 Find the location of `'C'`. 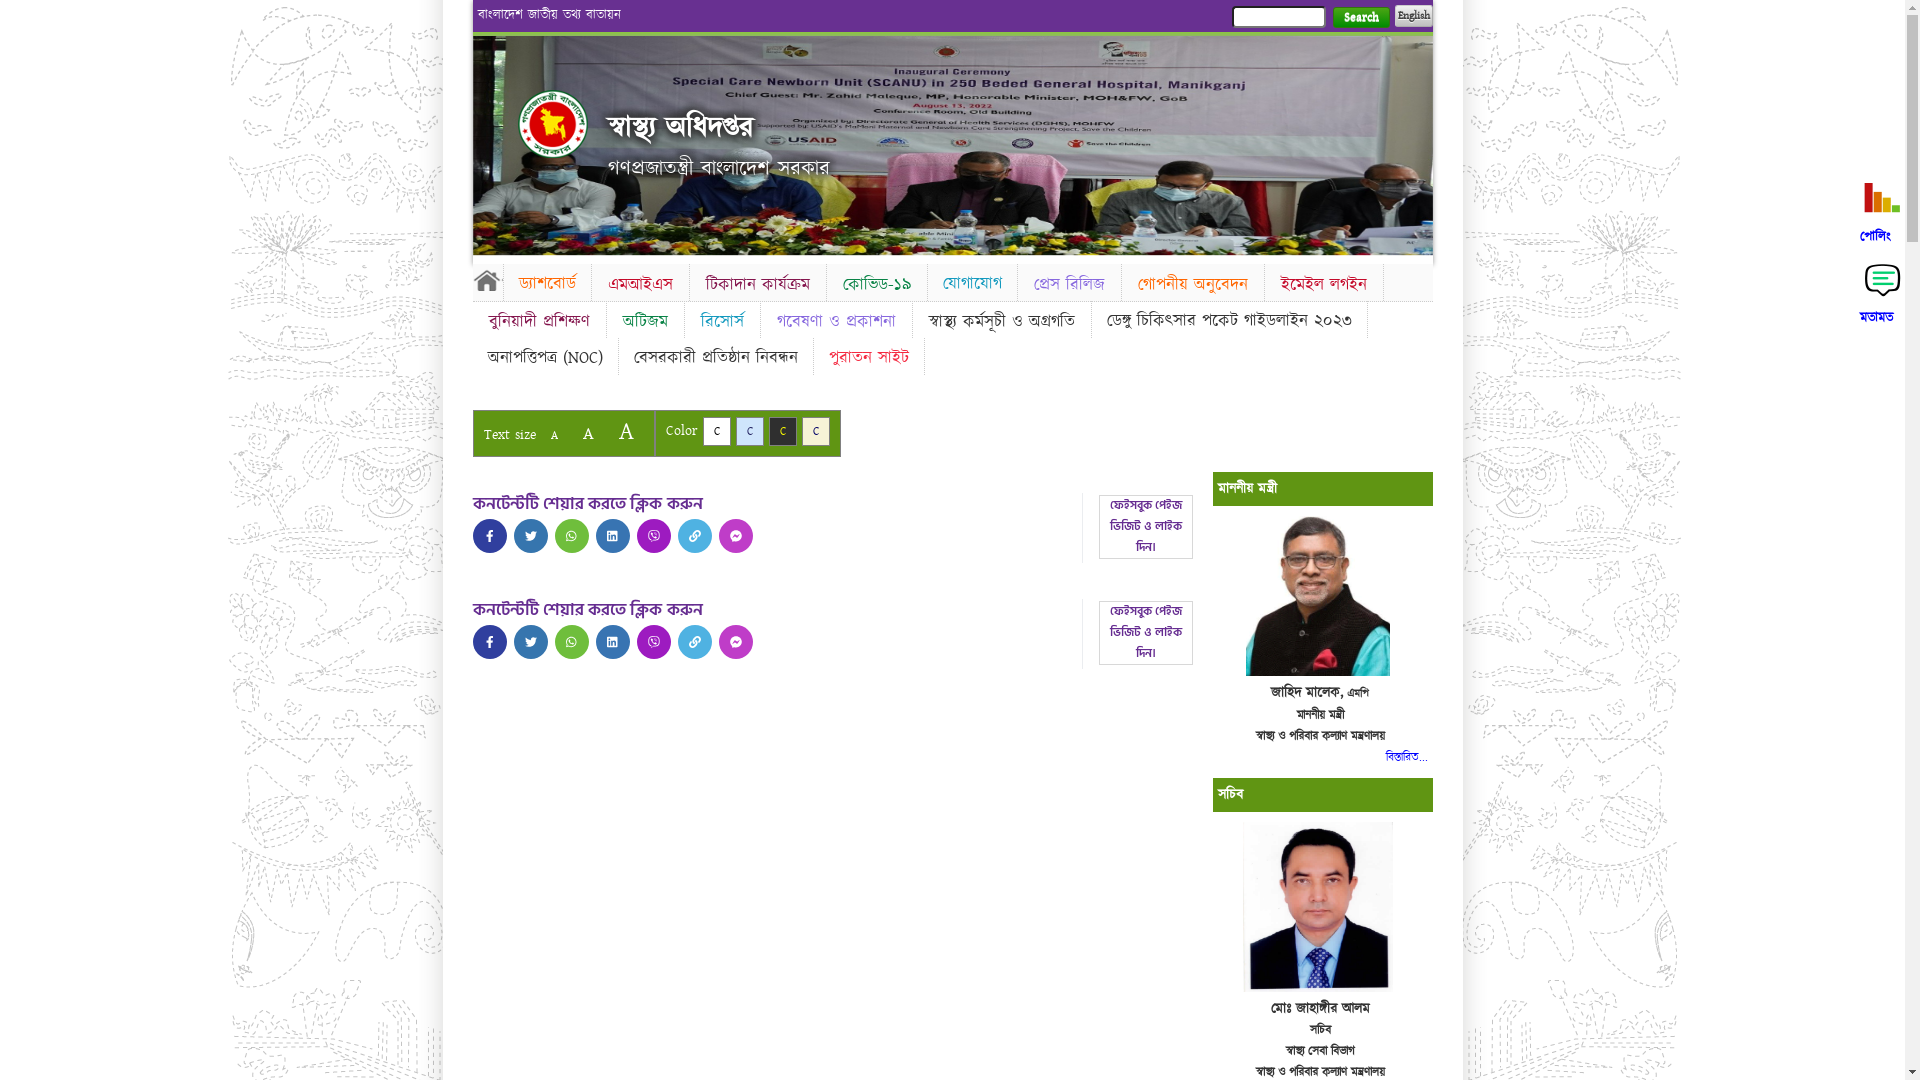

'C' is located at coordinates (748, 430).